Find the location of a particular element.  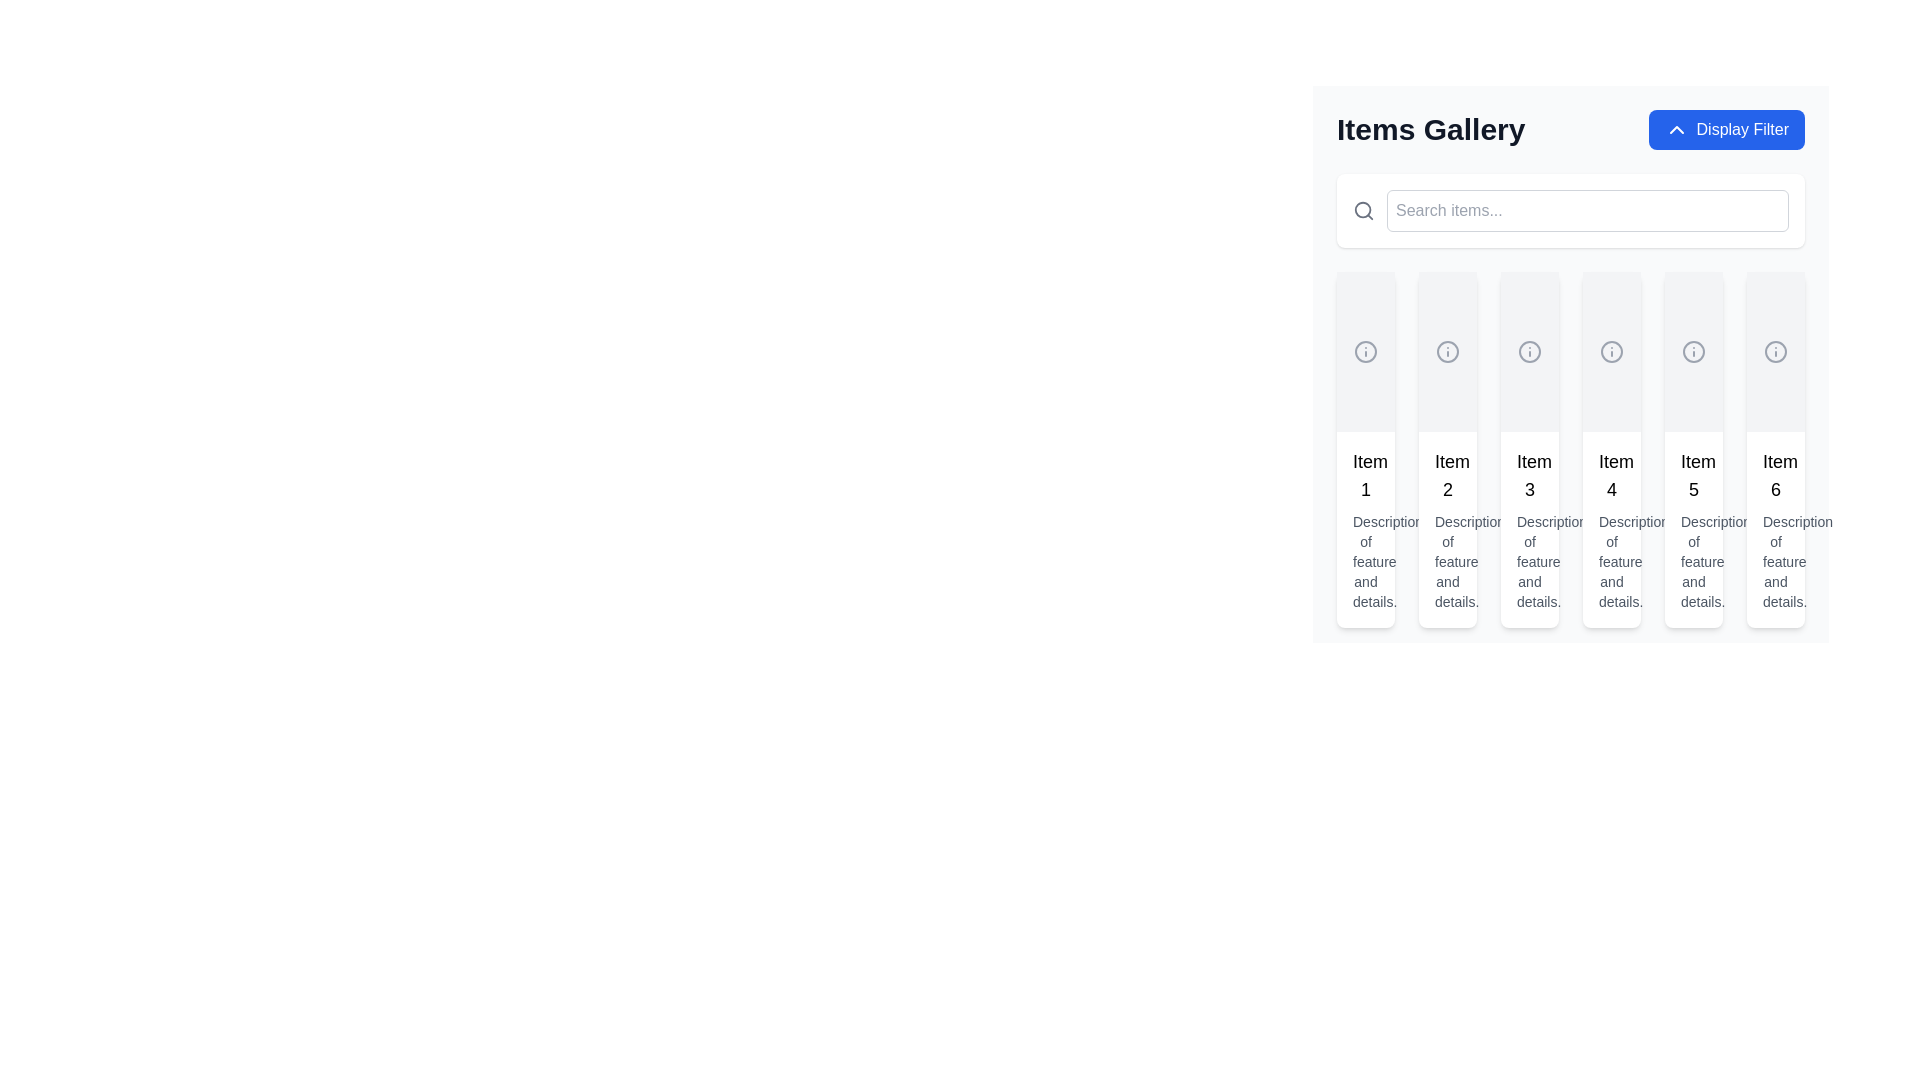

the static text block that reads 'Description of feature and details.' located in the fourth column of the card layout, positioned below 'Item 4' is located at coordinates (1612, 562).